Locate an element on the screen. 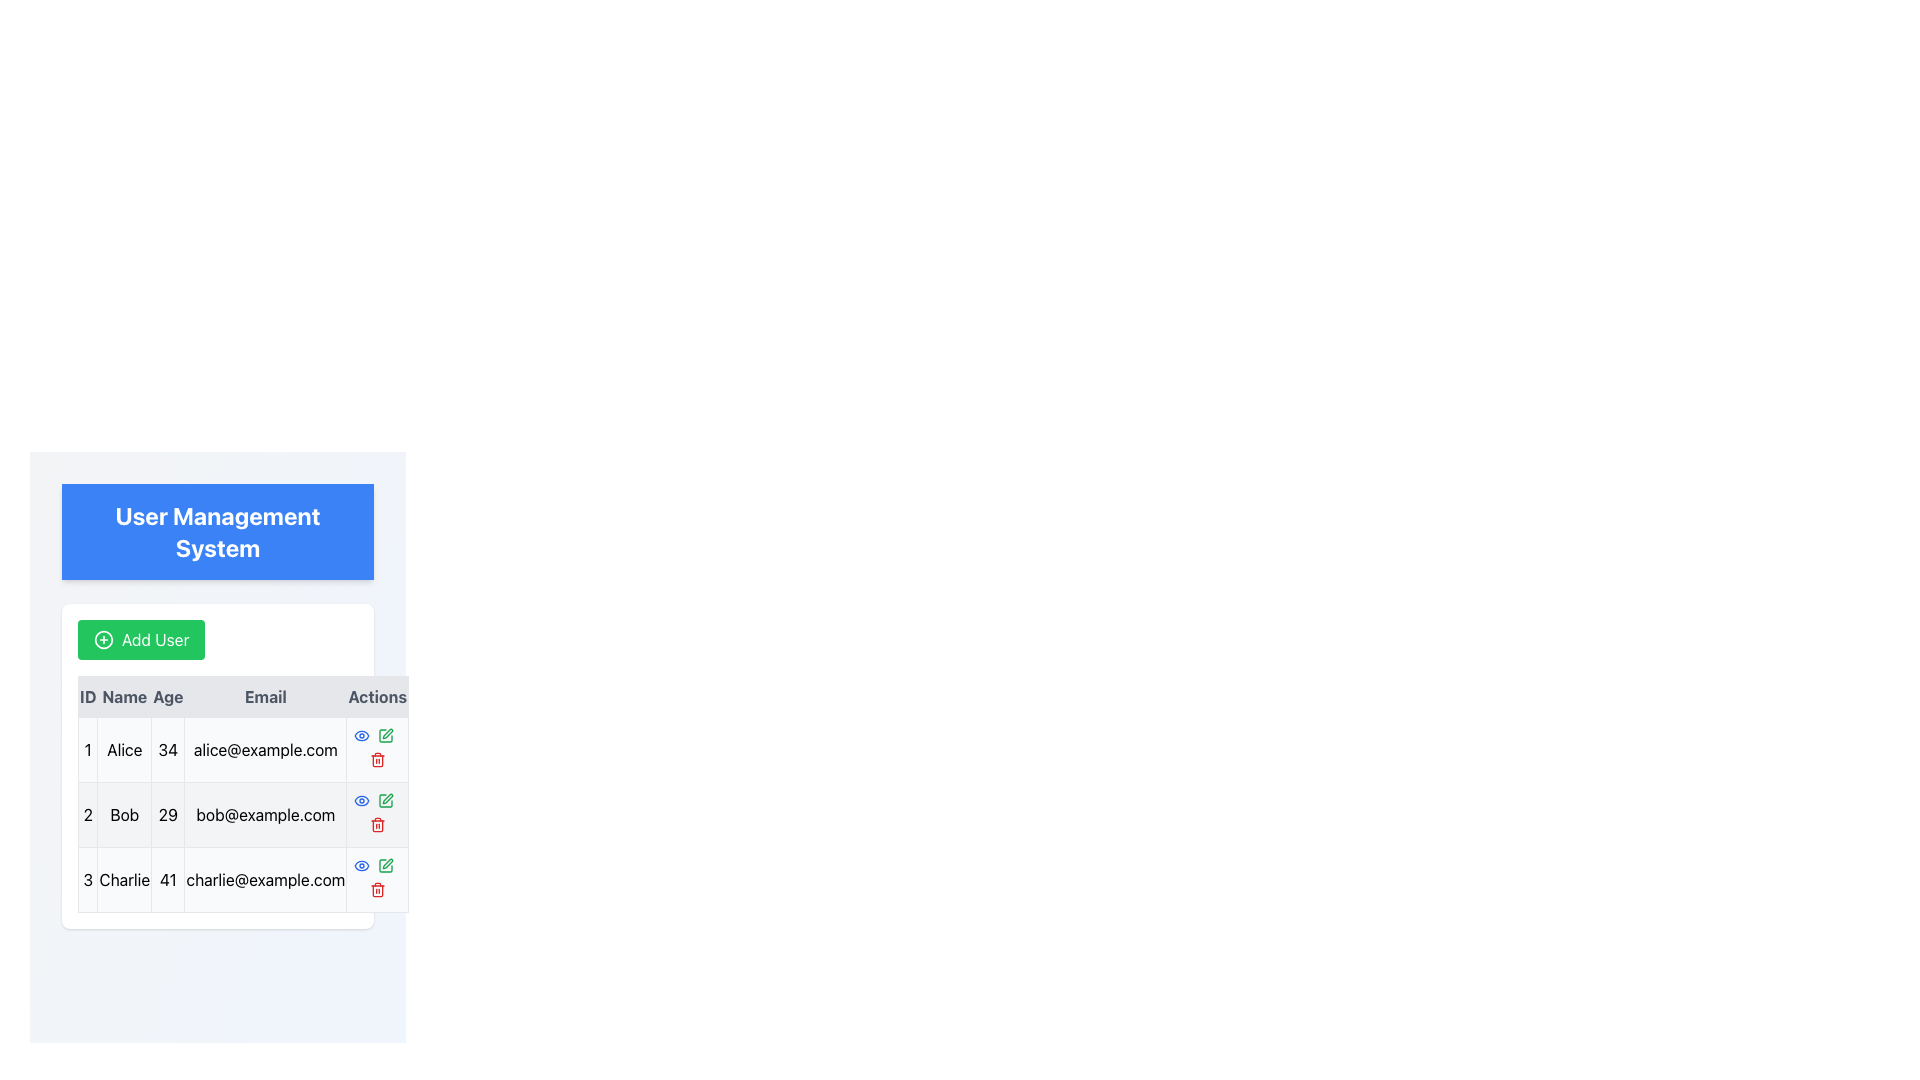 This screenshot has height=1080, width=1920. the interactive elements within the first row of the user data table, which displays ID, name, age, and email is located at coordinates (242, 749).